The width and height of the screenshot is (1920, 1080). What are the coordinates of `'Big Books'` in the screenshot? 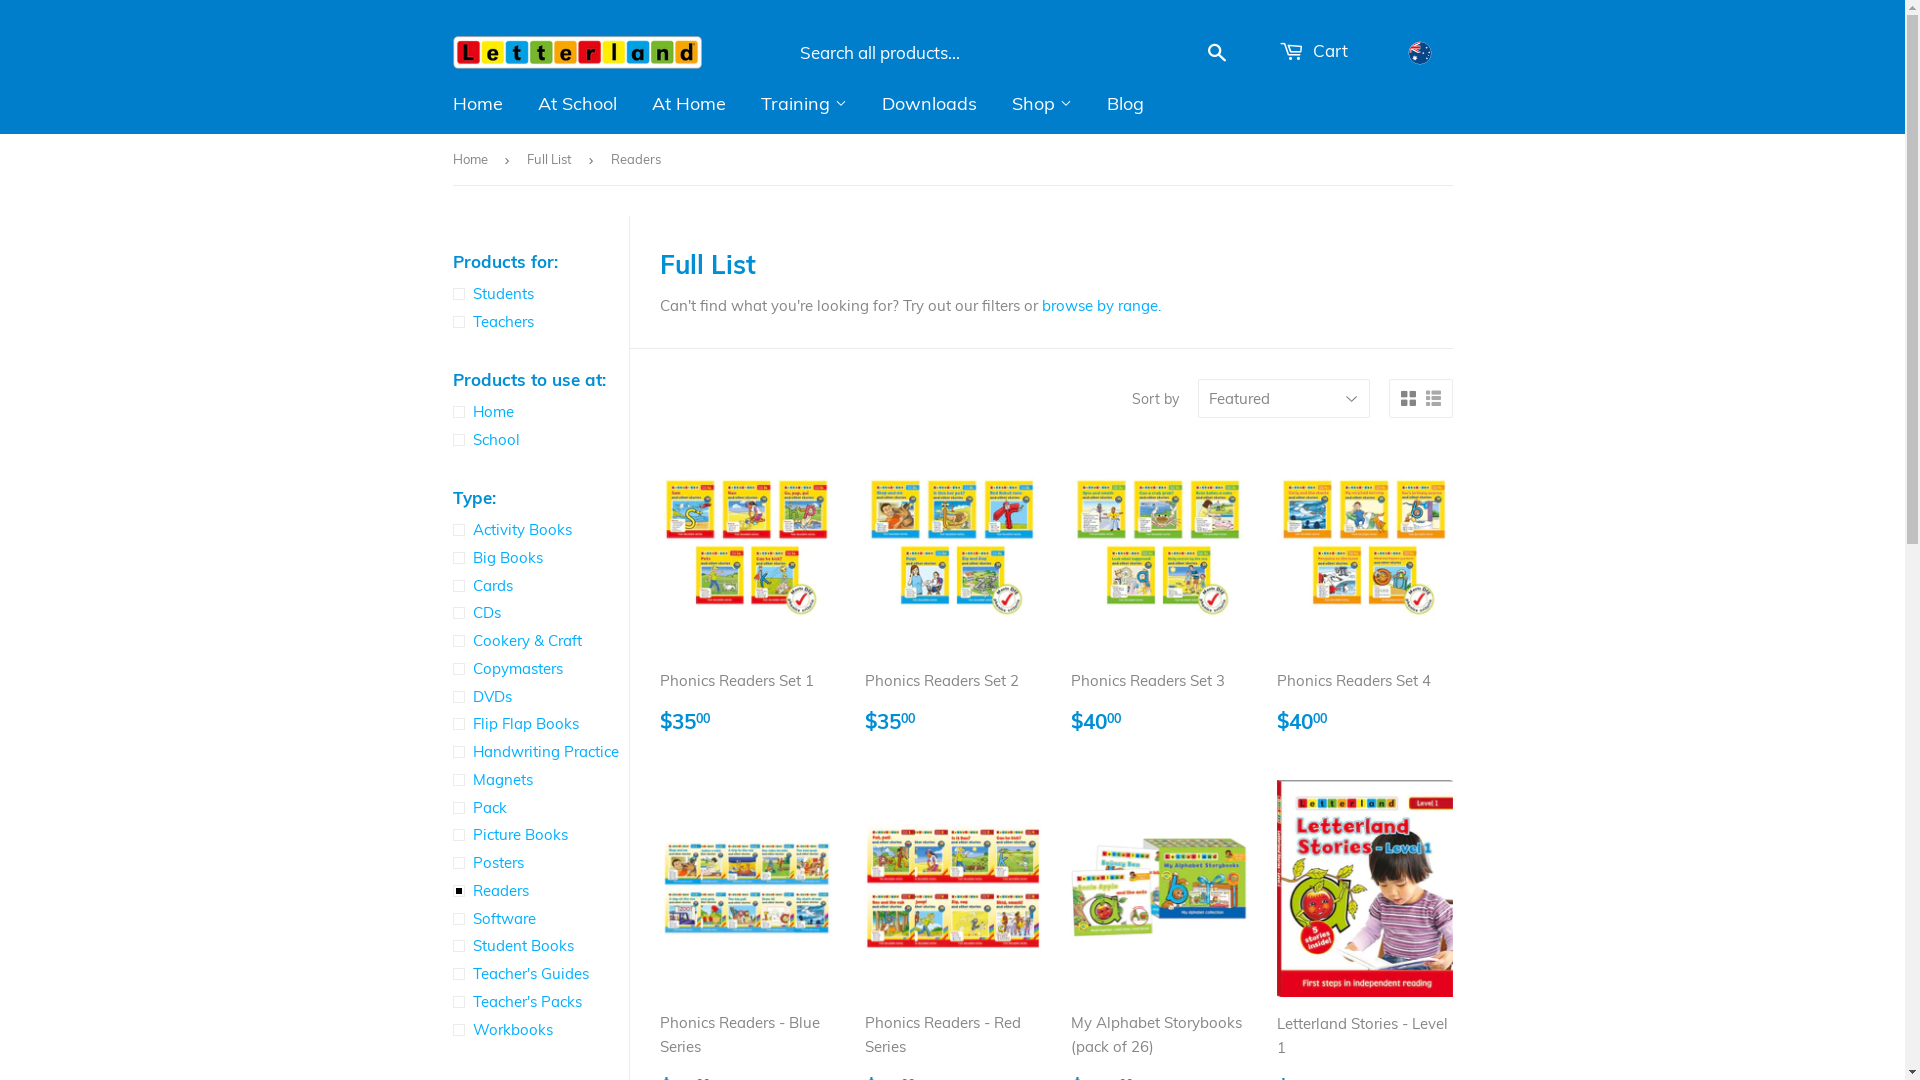 It's located at (450, 558).